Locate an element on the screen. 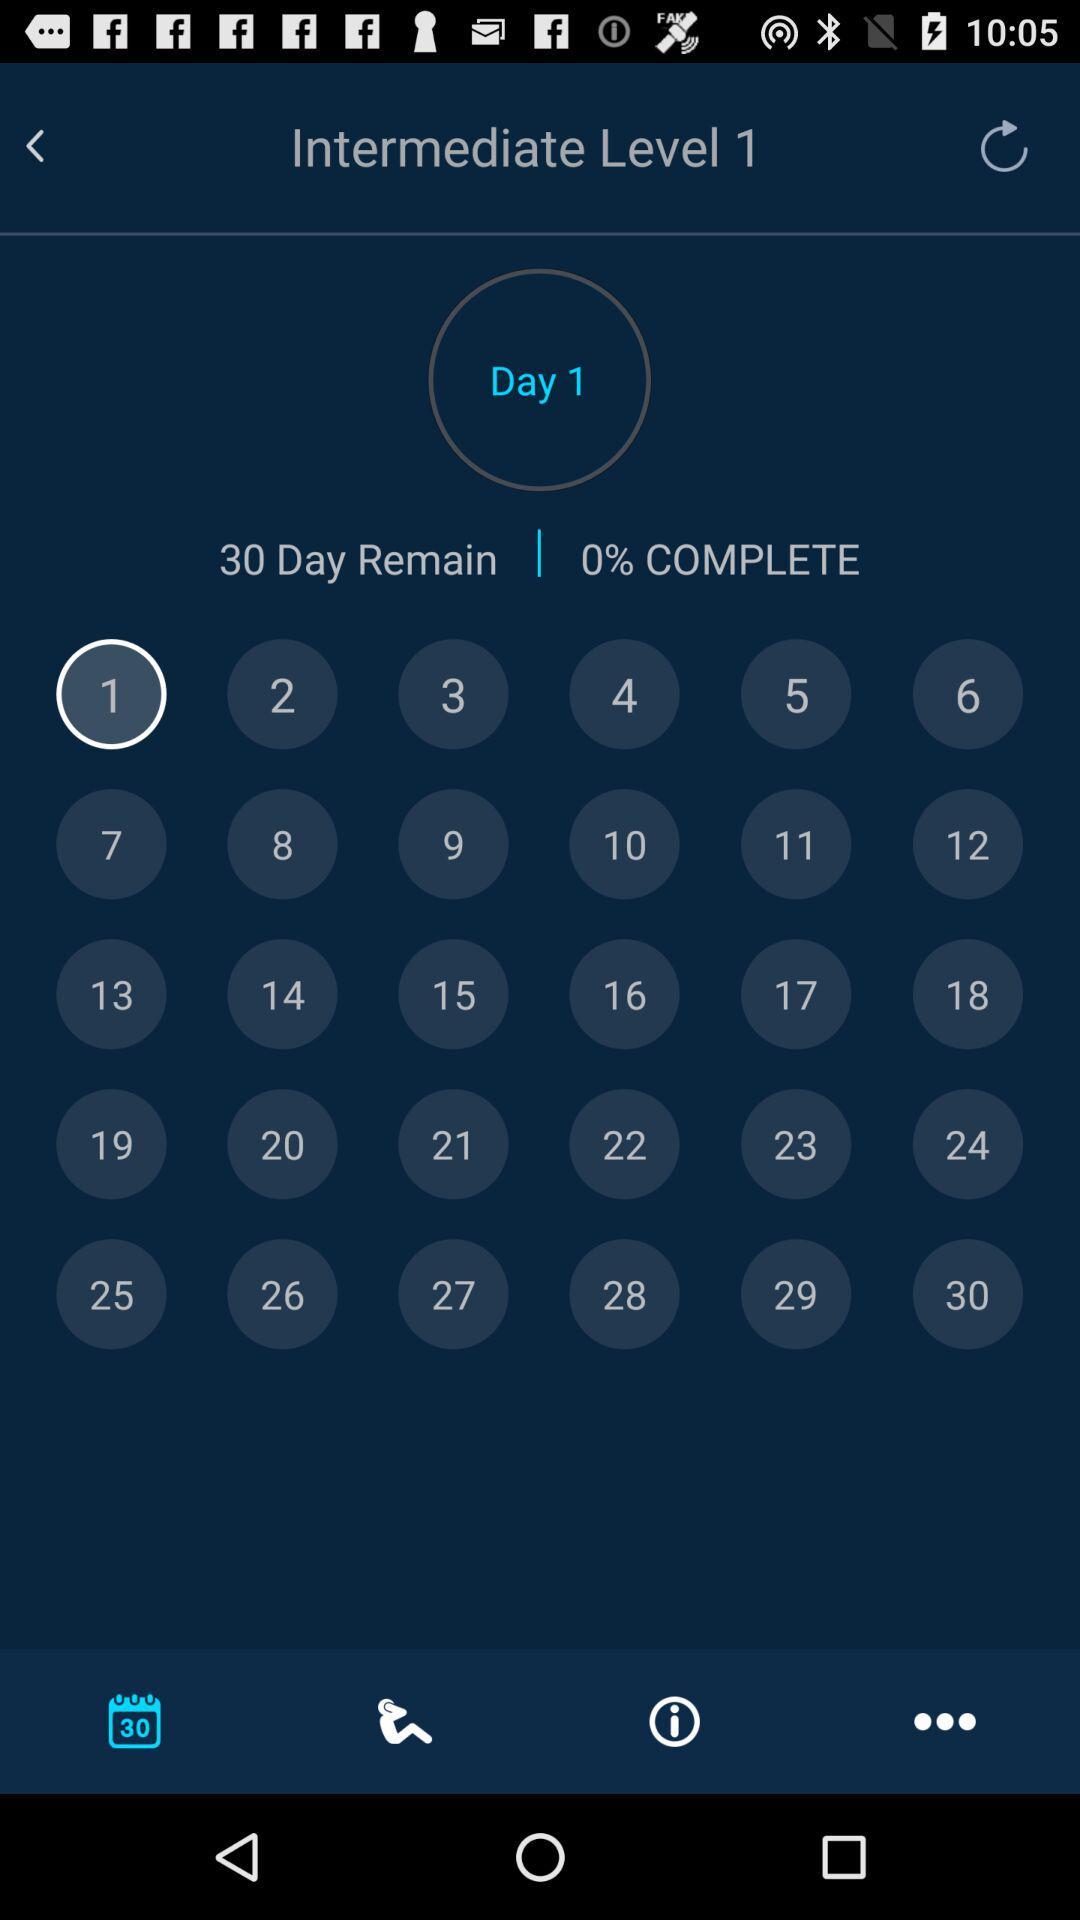  9 is located at coordinates (453, 844).